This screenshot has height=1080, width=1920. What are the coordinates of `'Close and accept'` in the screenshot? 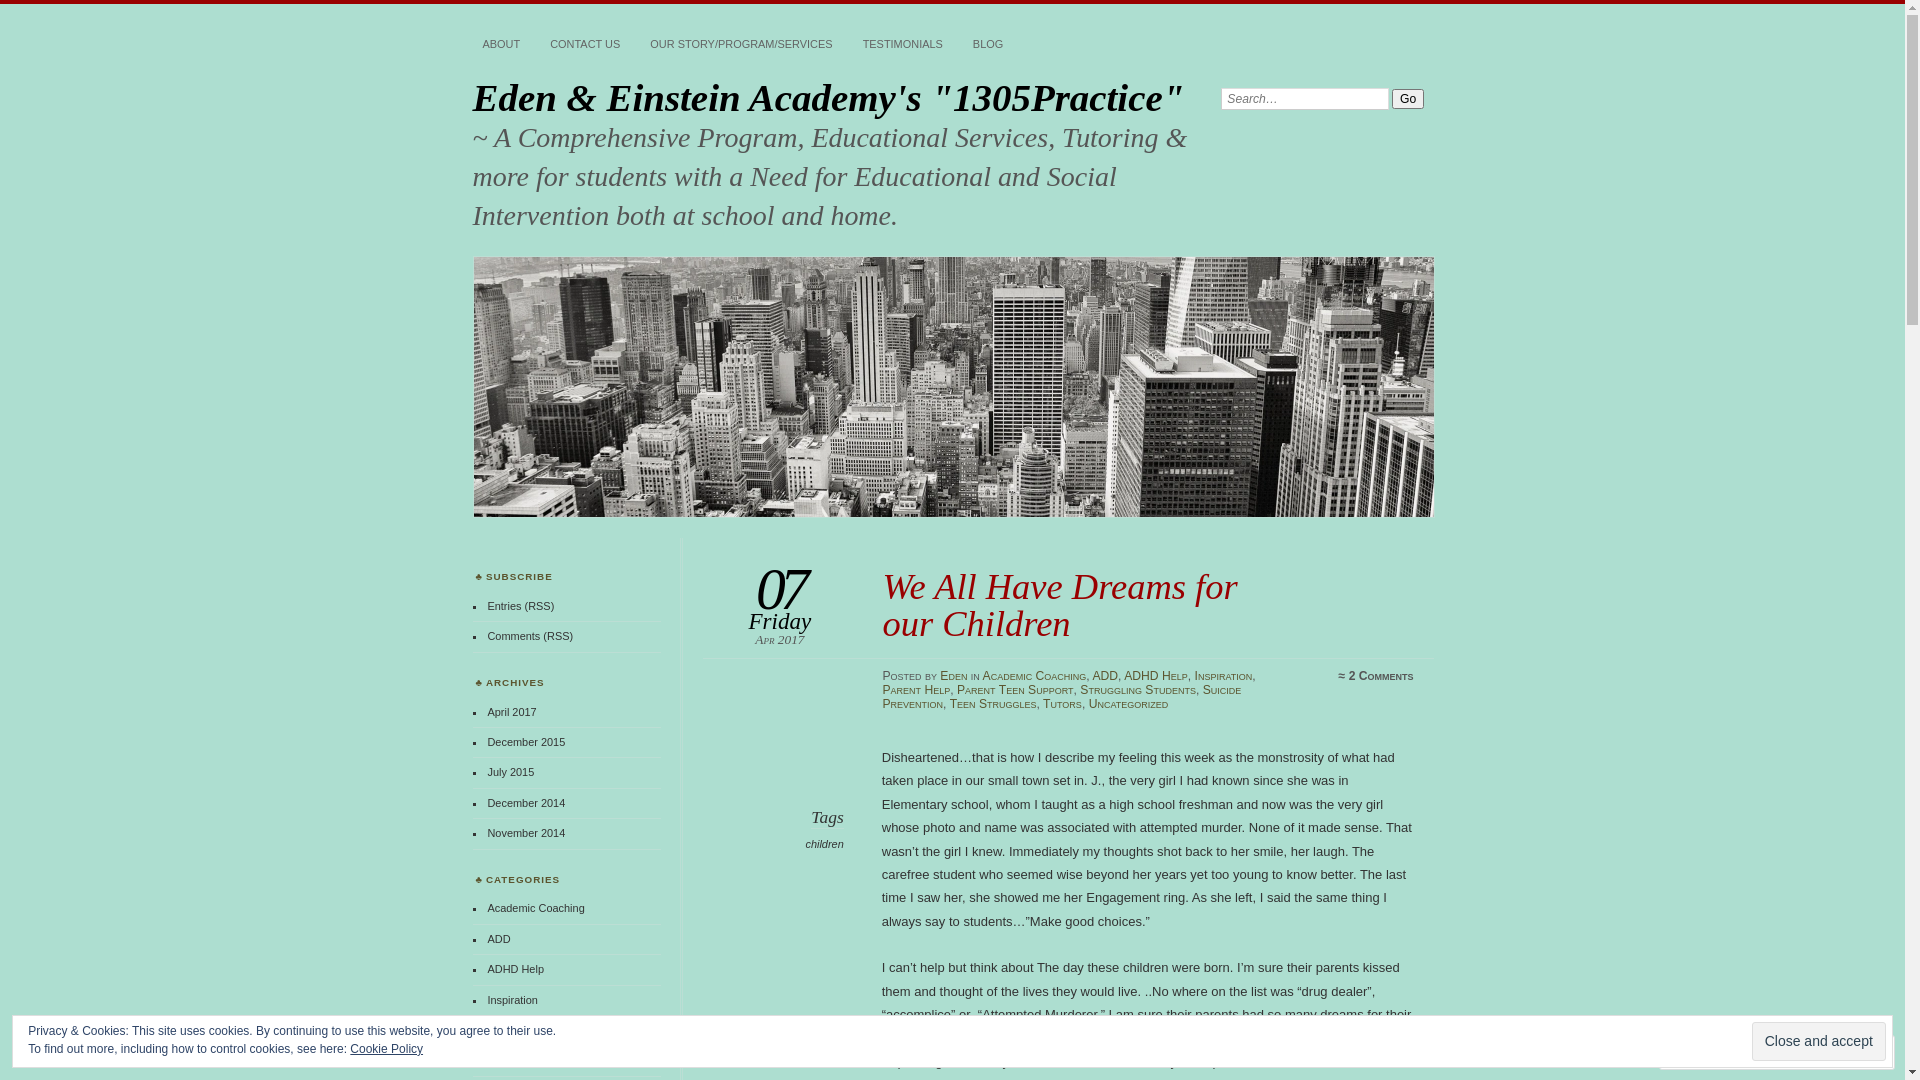 It's located at (1819, 1040).